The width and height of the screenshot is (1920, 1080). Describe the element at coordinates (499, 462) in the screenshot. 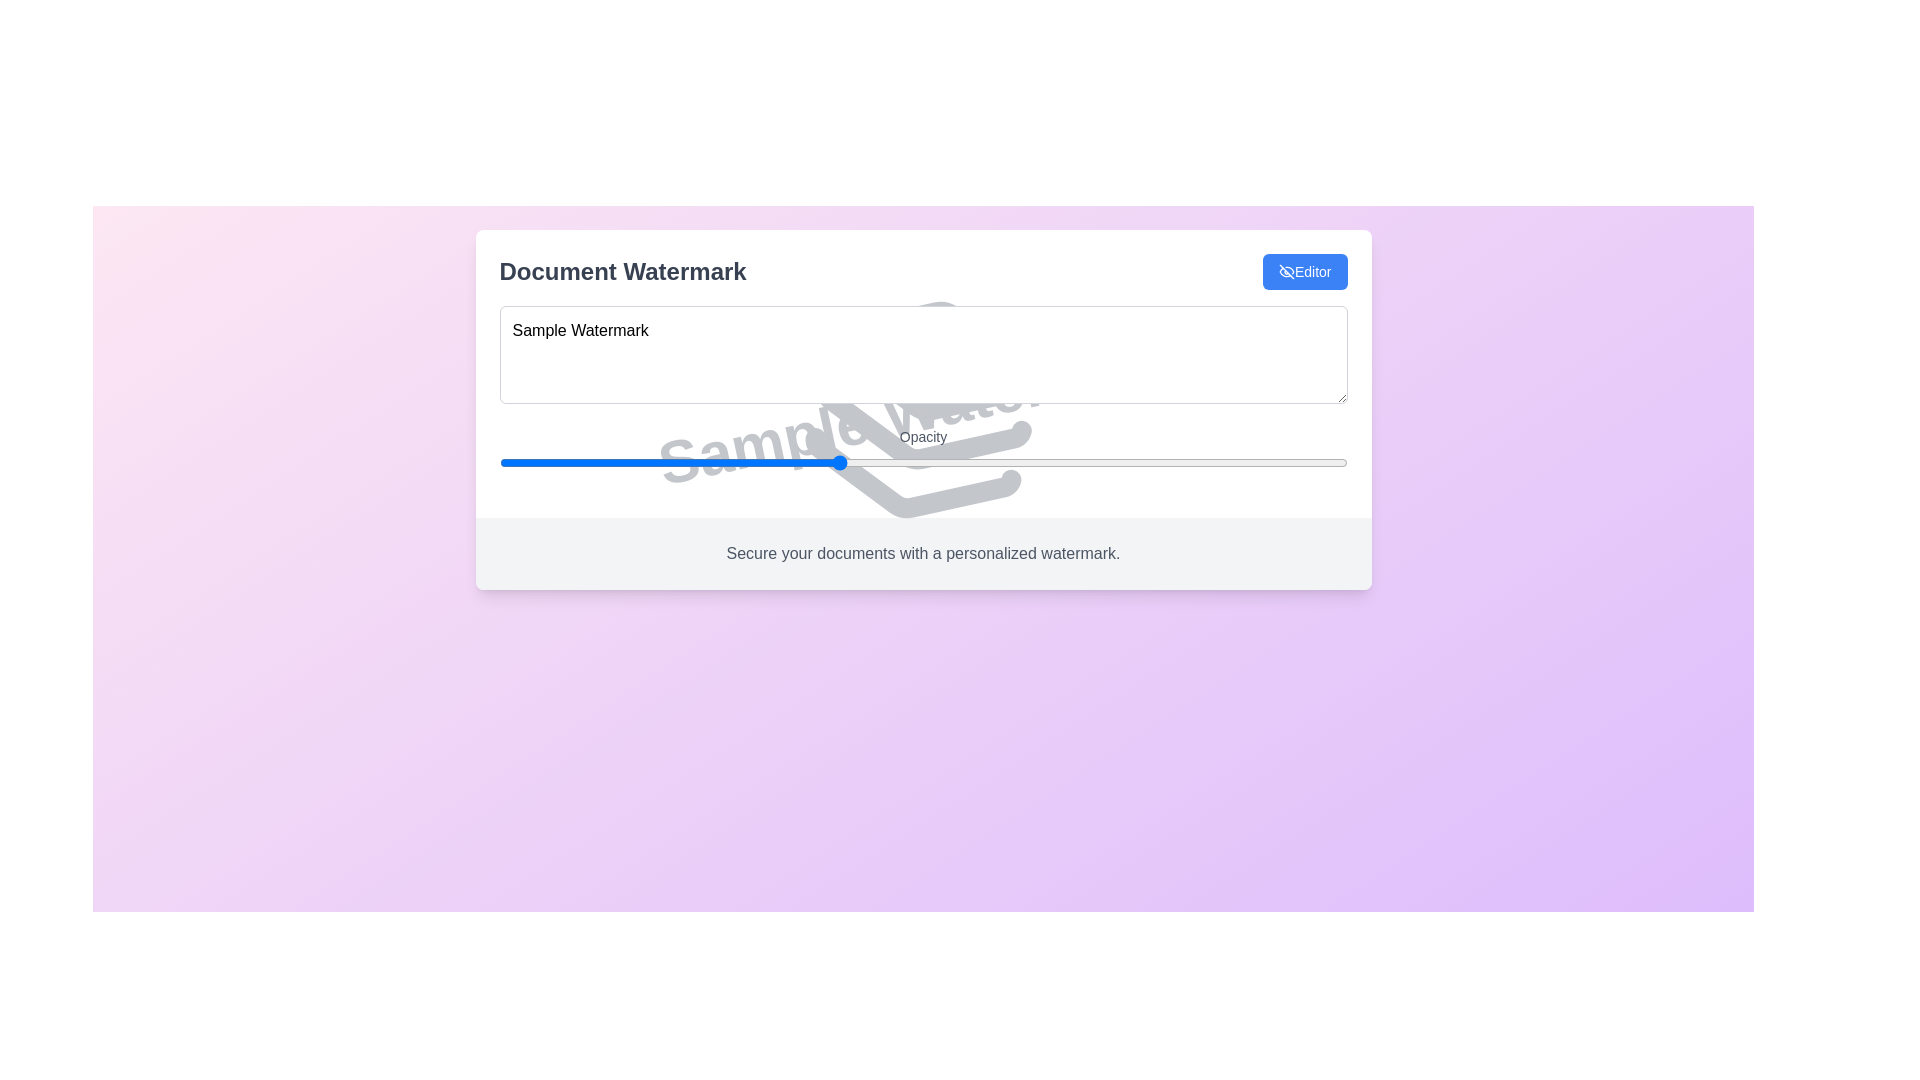

I see `opacity` at that location.